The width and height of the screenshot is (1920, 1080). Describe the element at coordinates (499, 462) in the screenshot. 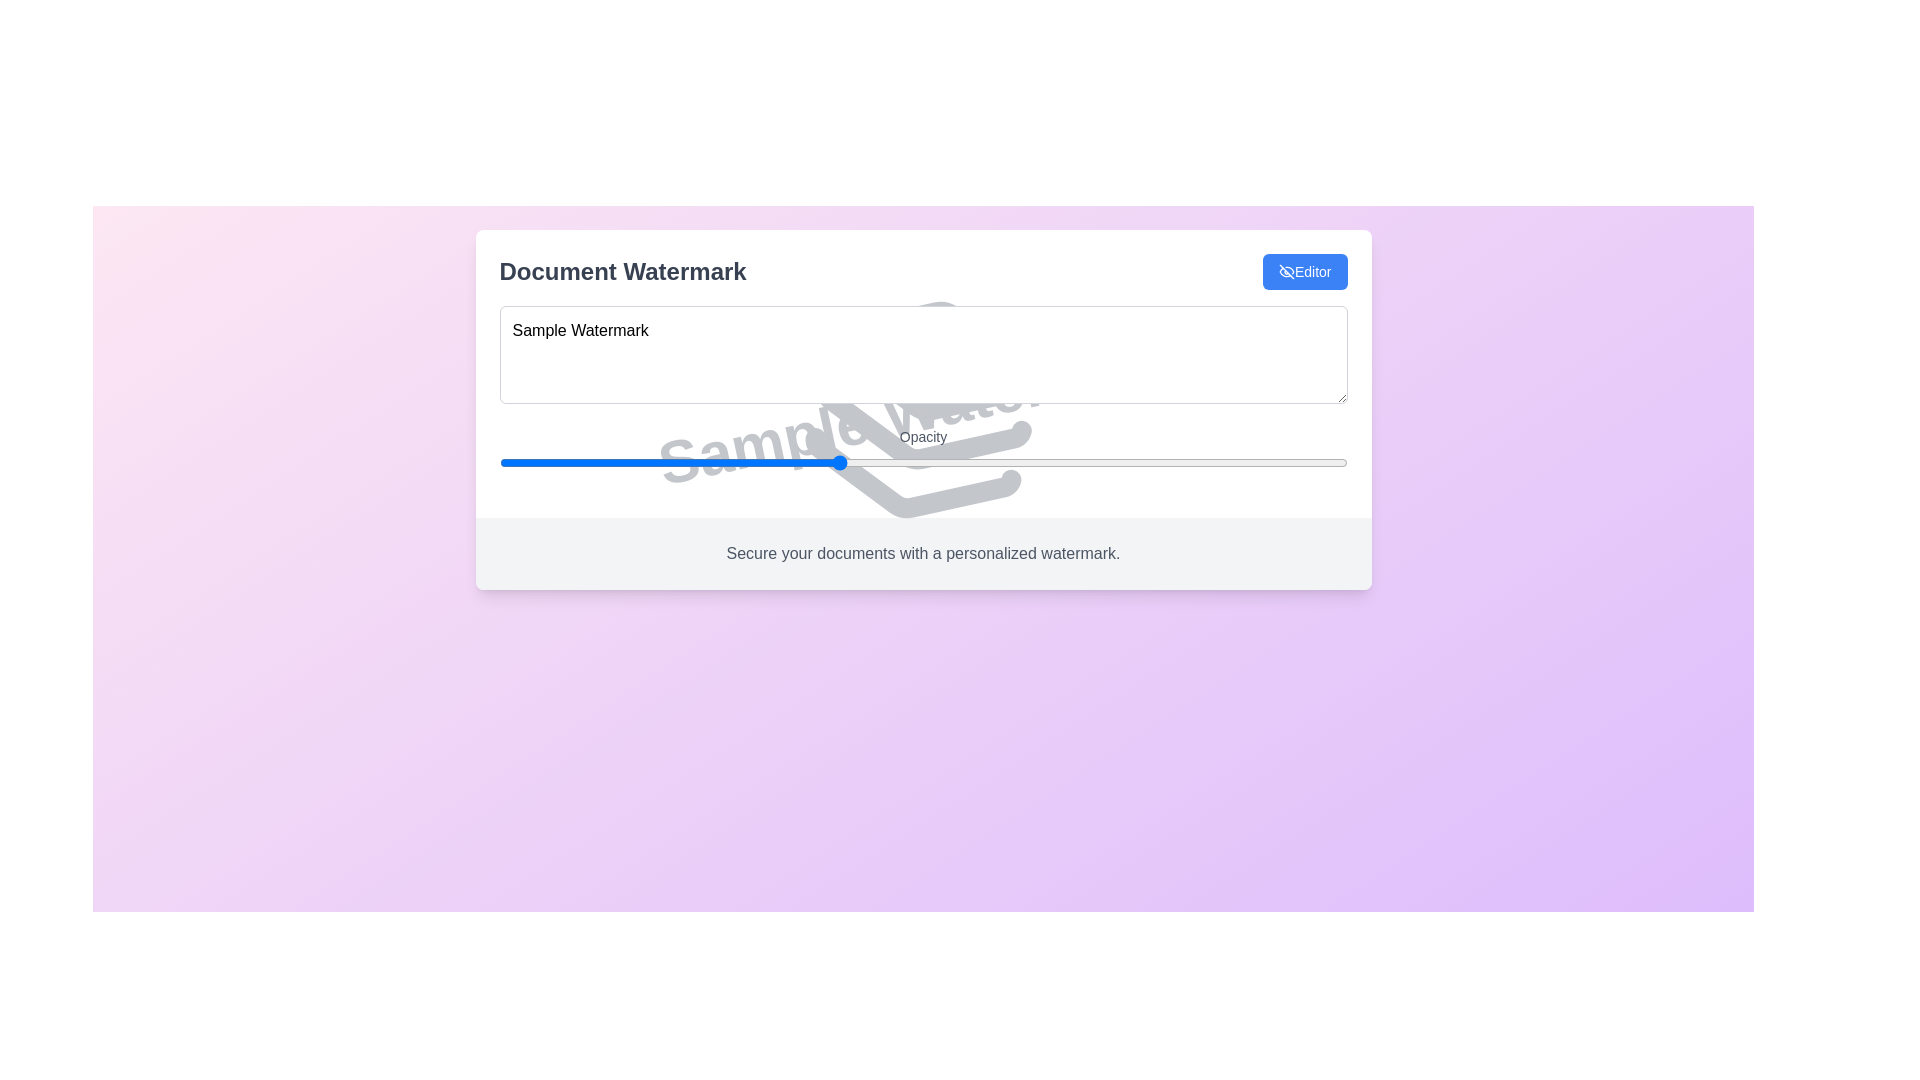

I see `opacity` at that location.